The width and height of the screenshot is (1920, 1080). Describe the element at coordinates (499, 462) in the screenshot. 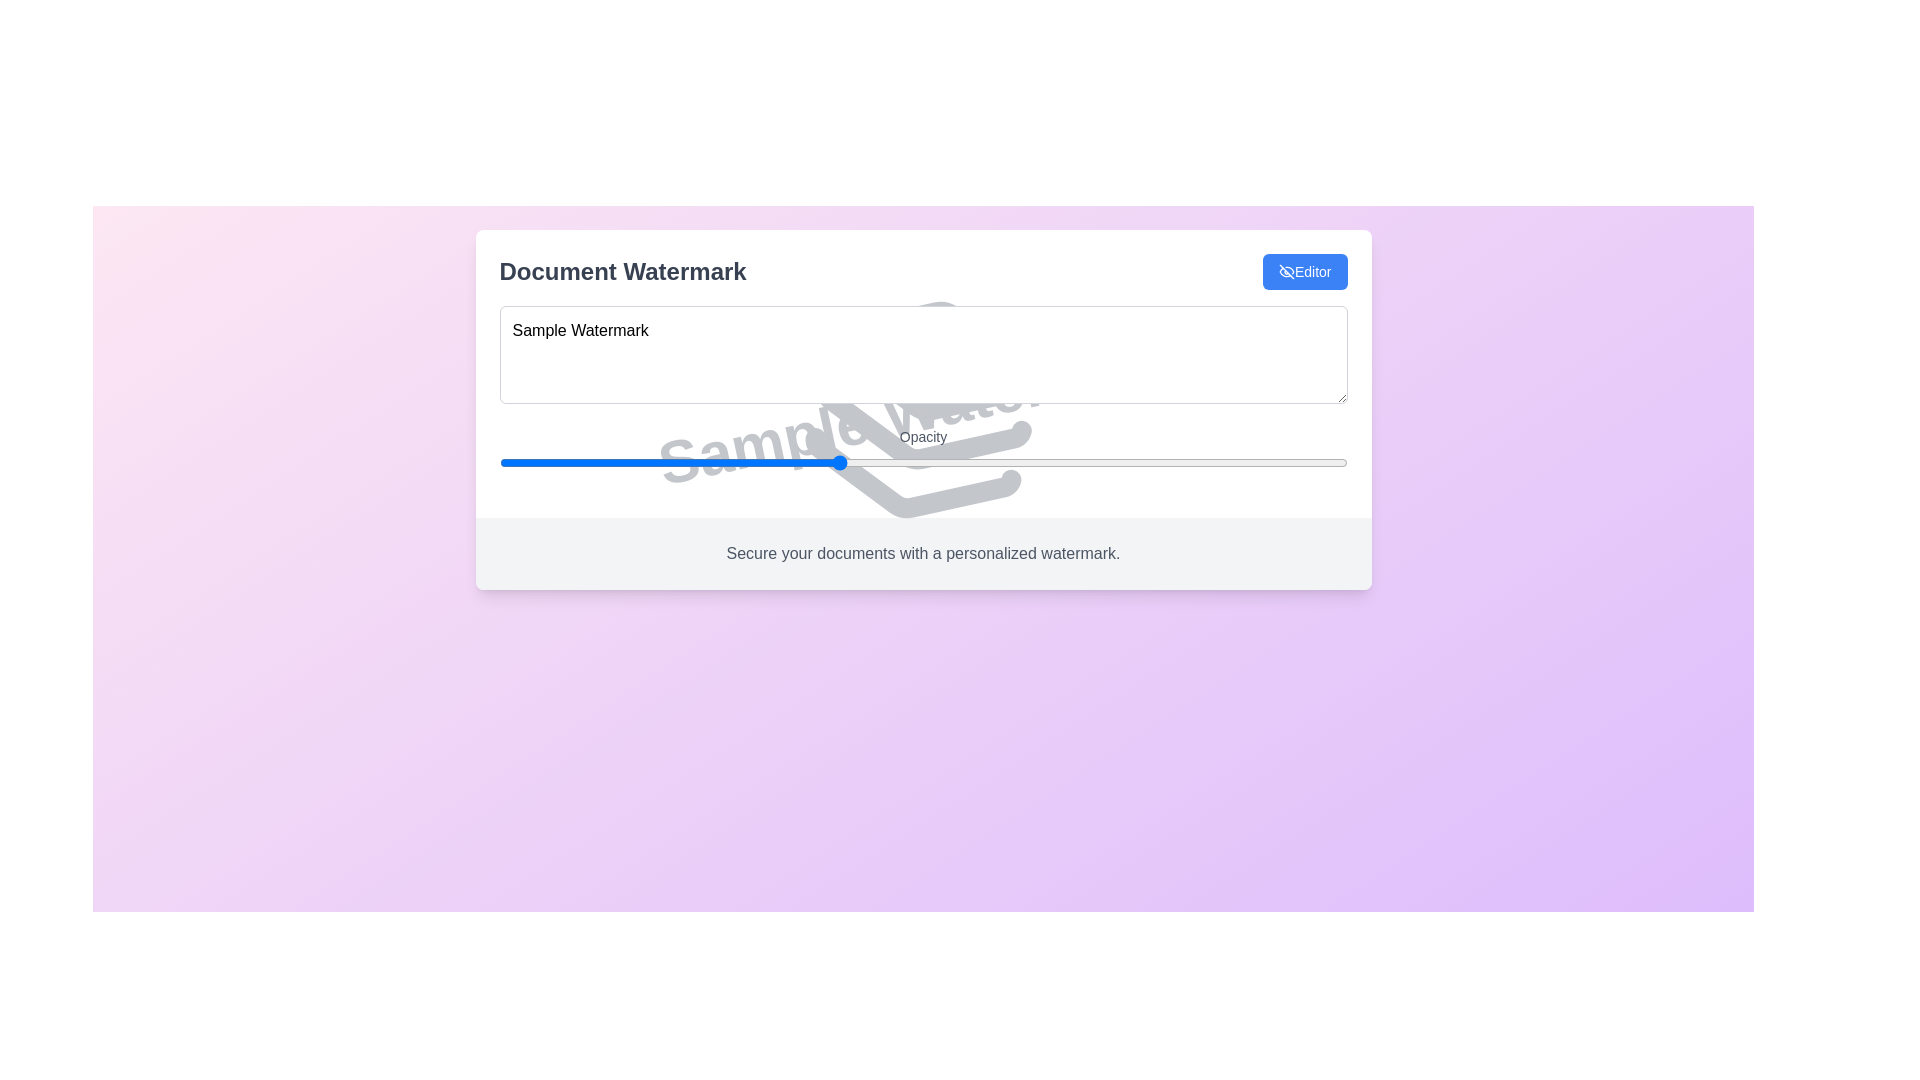

I see `opacity` at that location.